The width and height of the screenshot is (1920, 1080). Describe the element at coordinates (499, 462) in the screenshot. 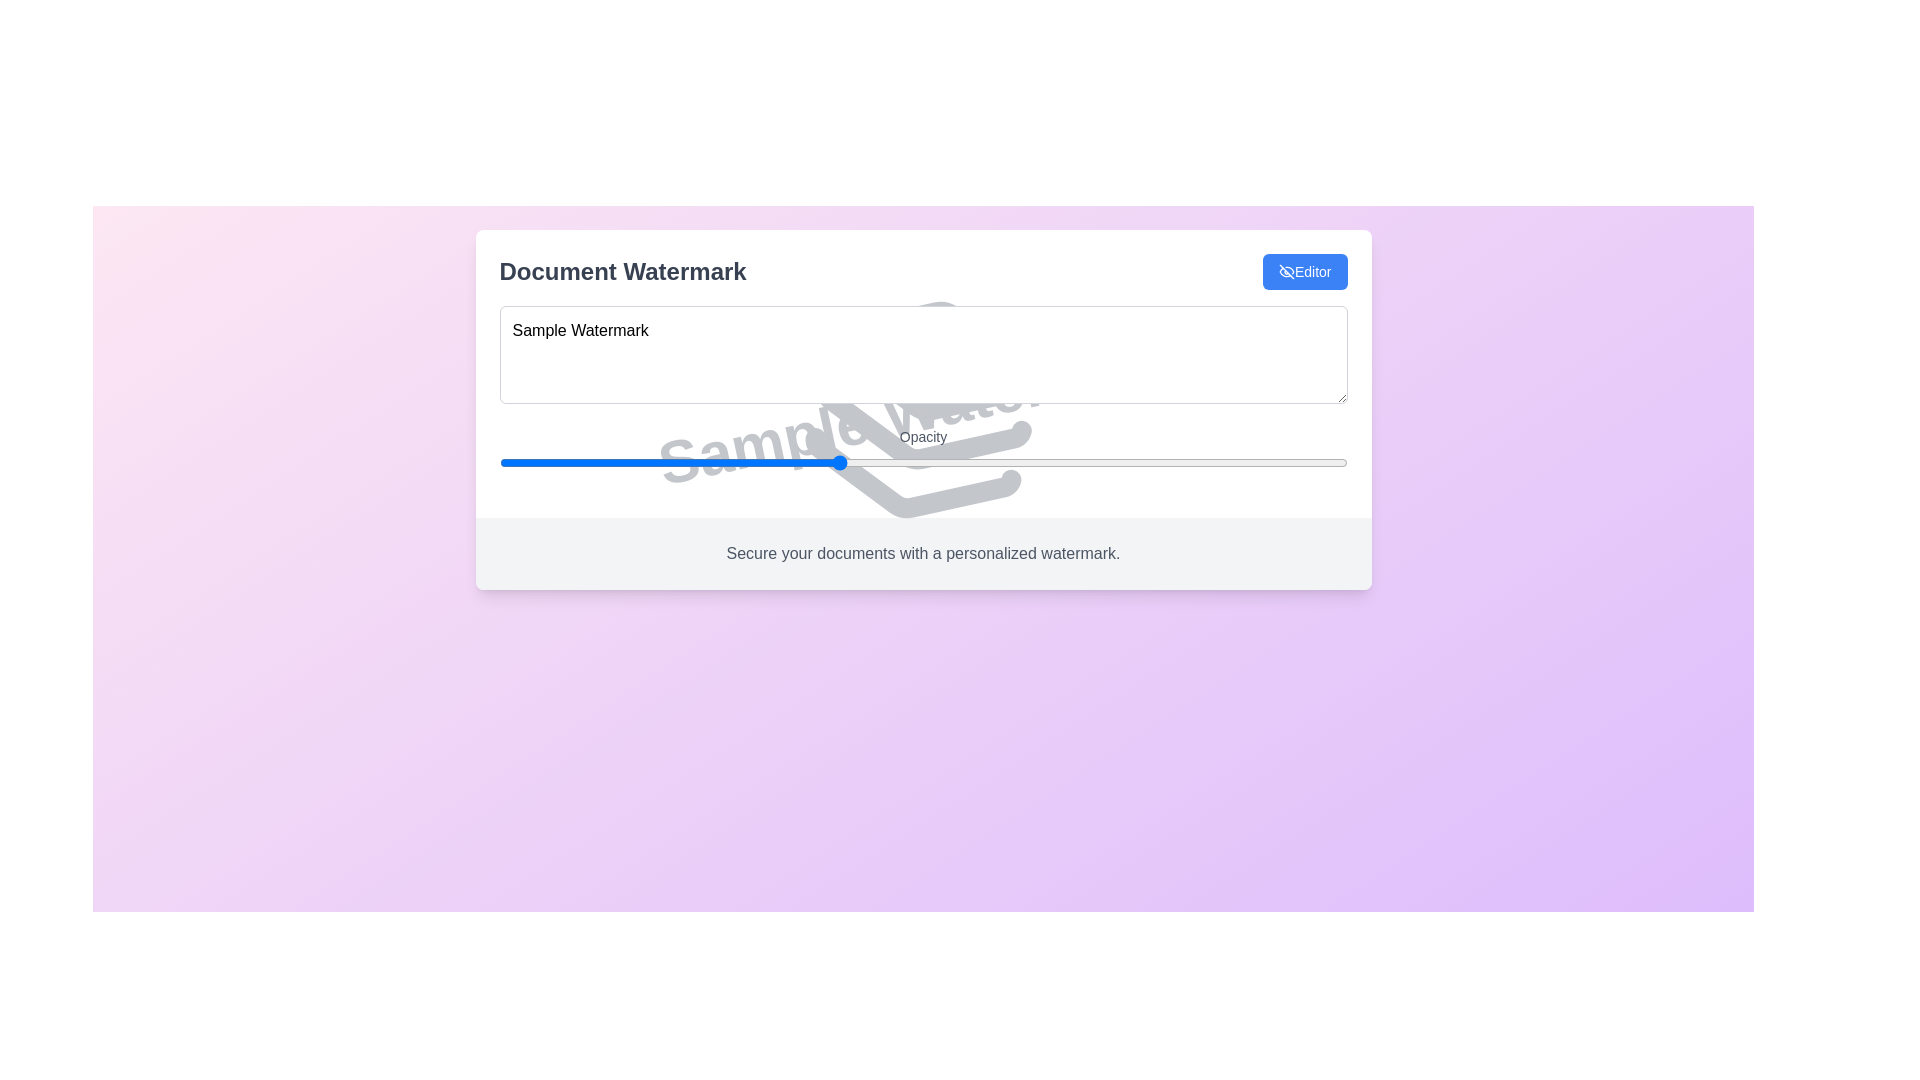

I see `opacity` at that location.